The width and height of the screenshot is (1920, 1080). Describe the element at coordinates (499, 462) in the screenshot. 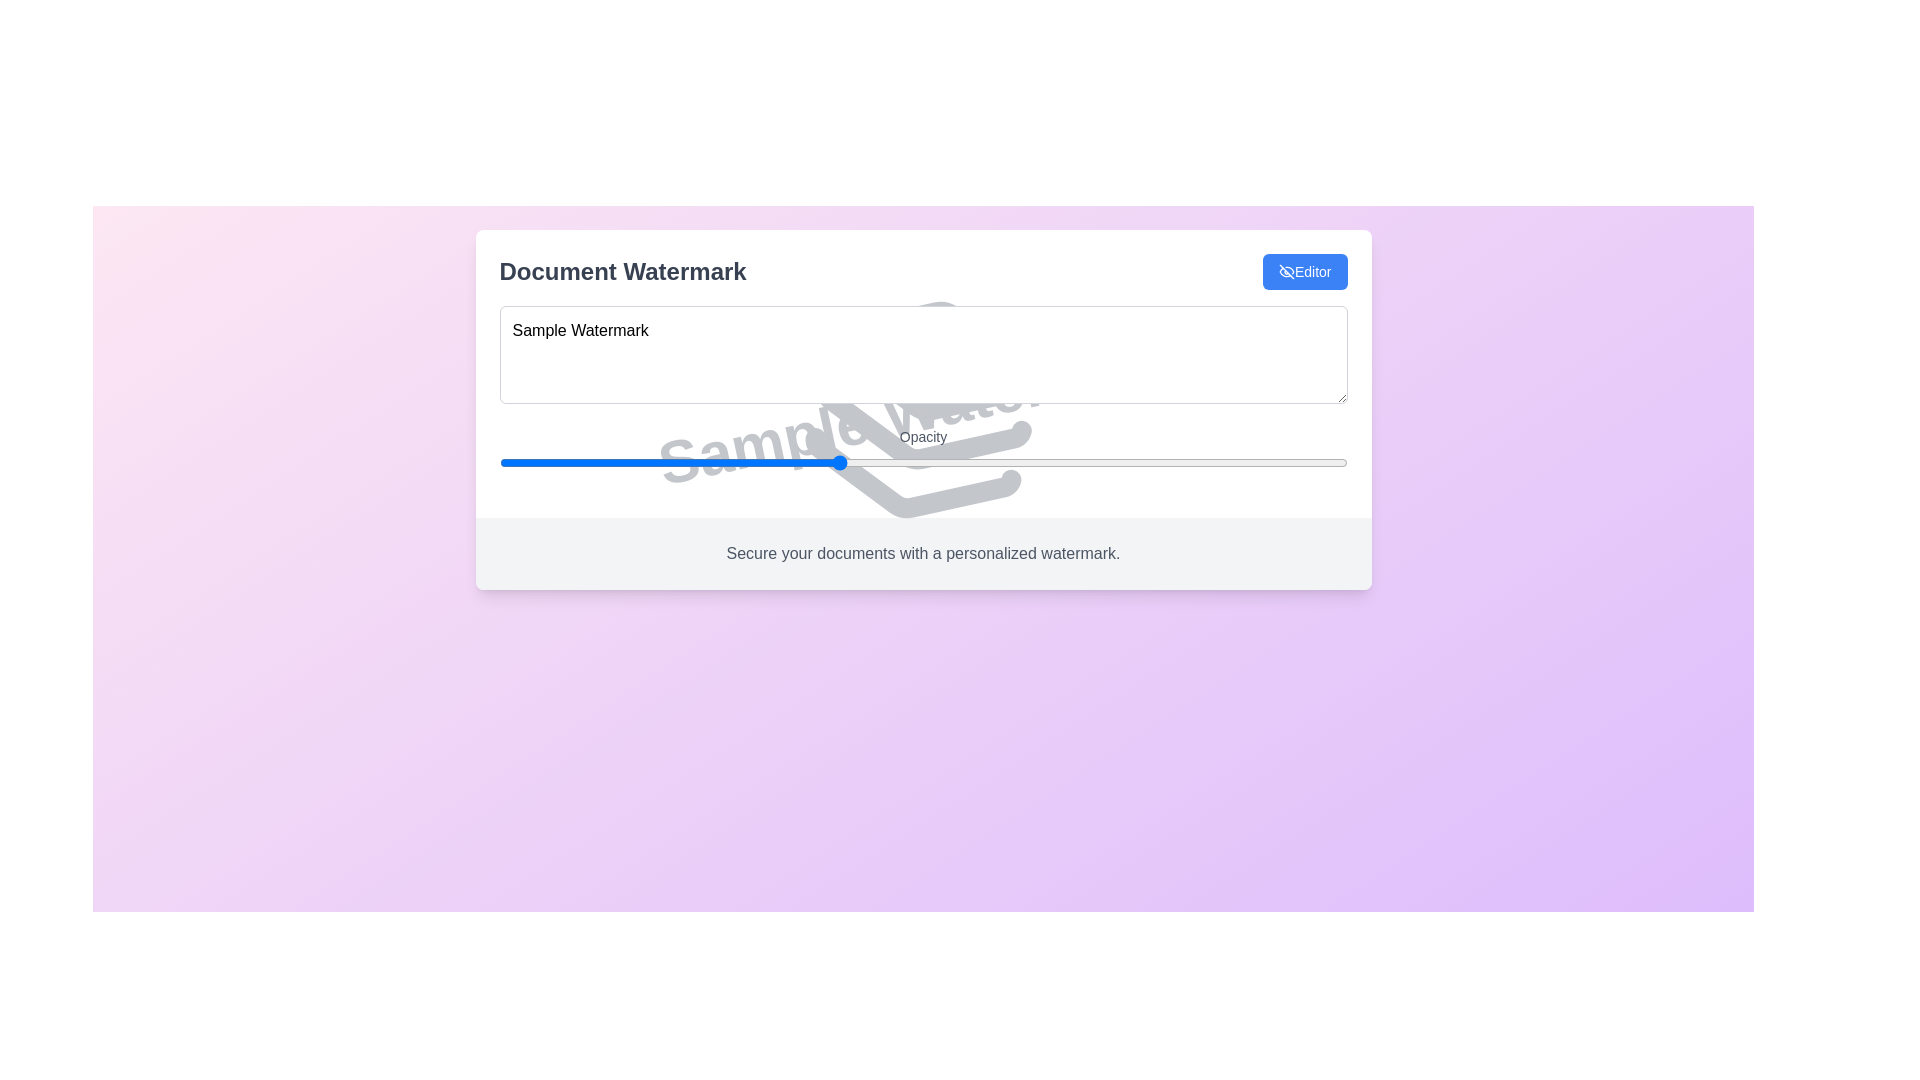

I see `opacity` at that location.